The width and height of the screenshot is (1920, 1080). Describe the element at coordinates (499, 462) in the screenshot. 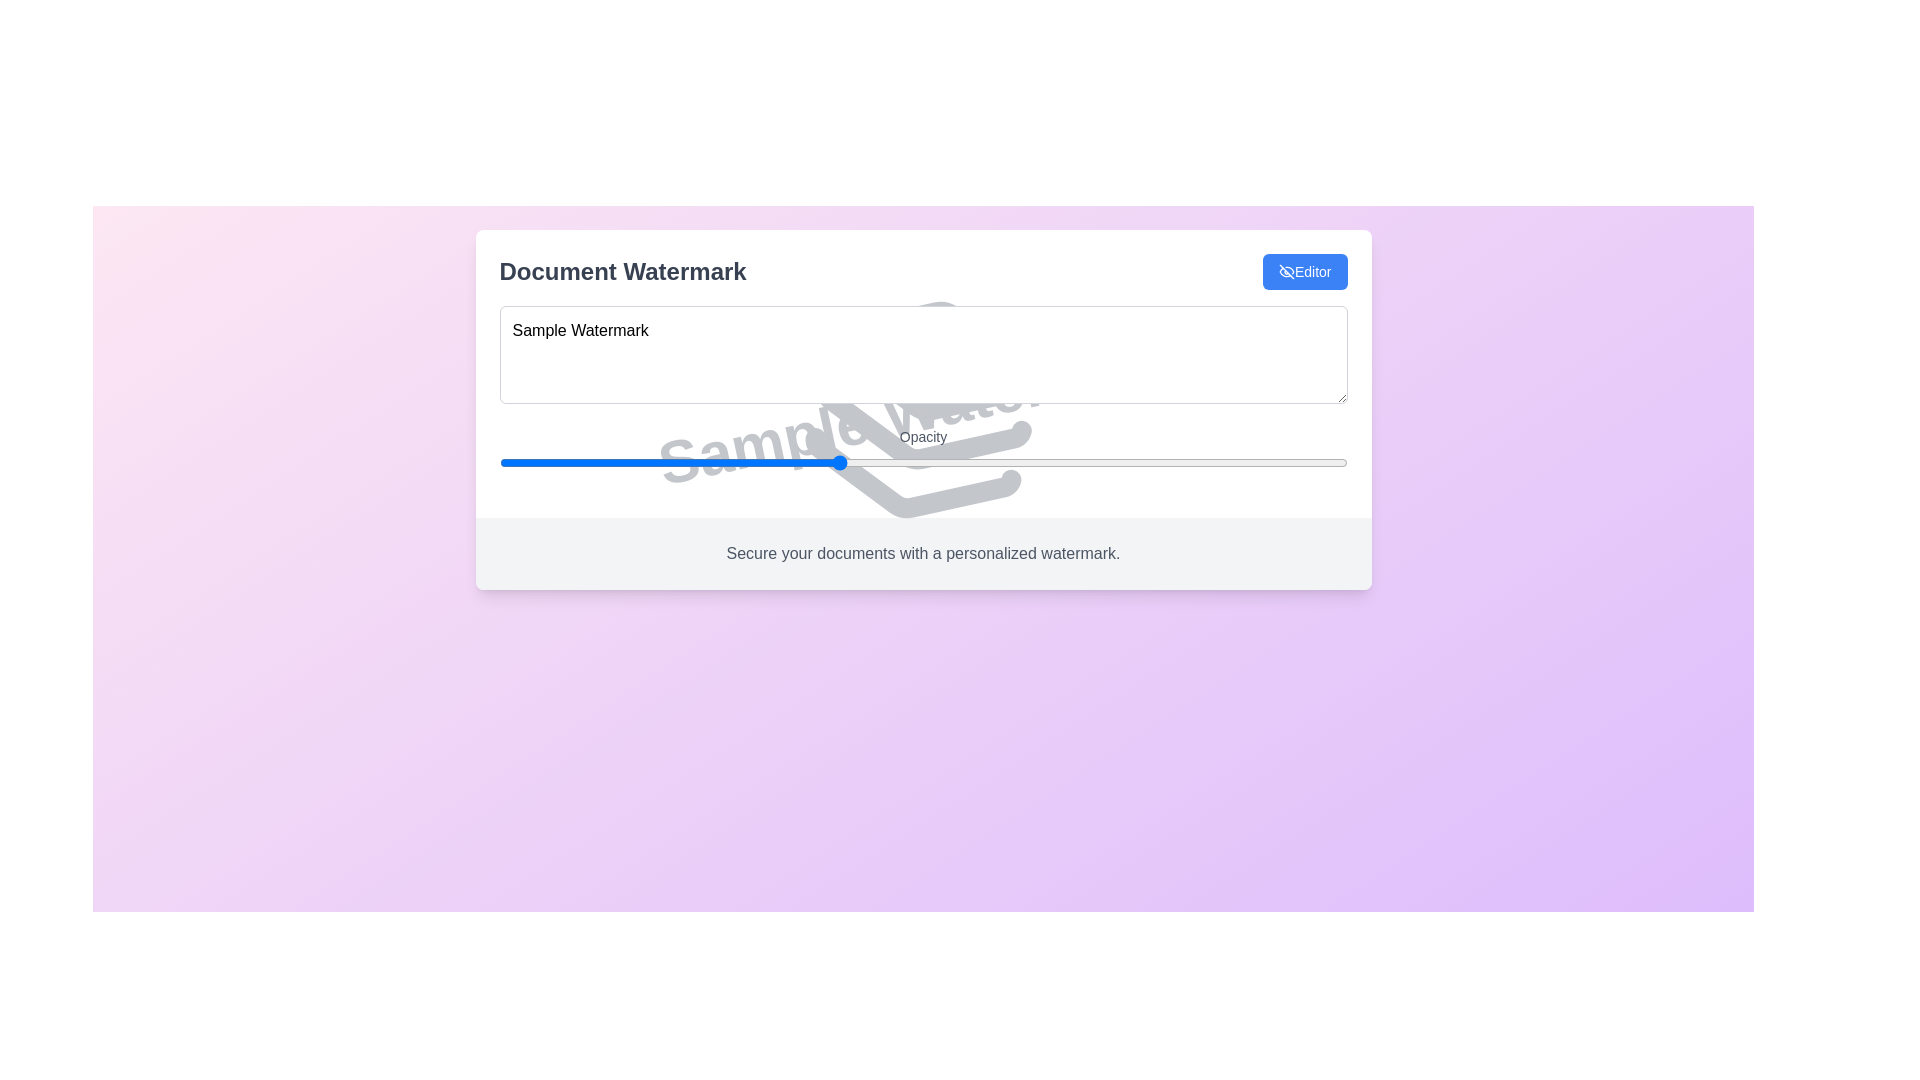

I see `opacity` at that location.